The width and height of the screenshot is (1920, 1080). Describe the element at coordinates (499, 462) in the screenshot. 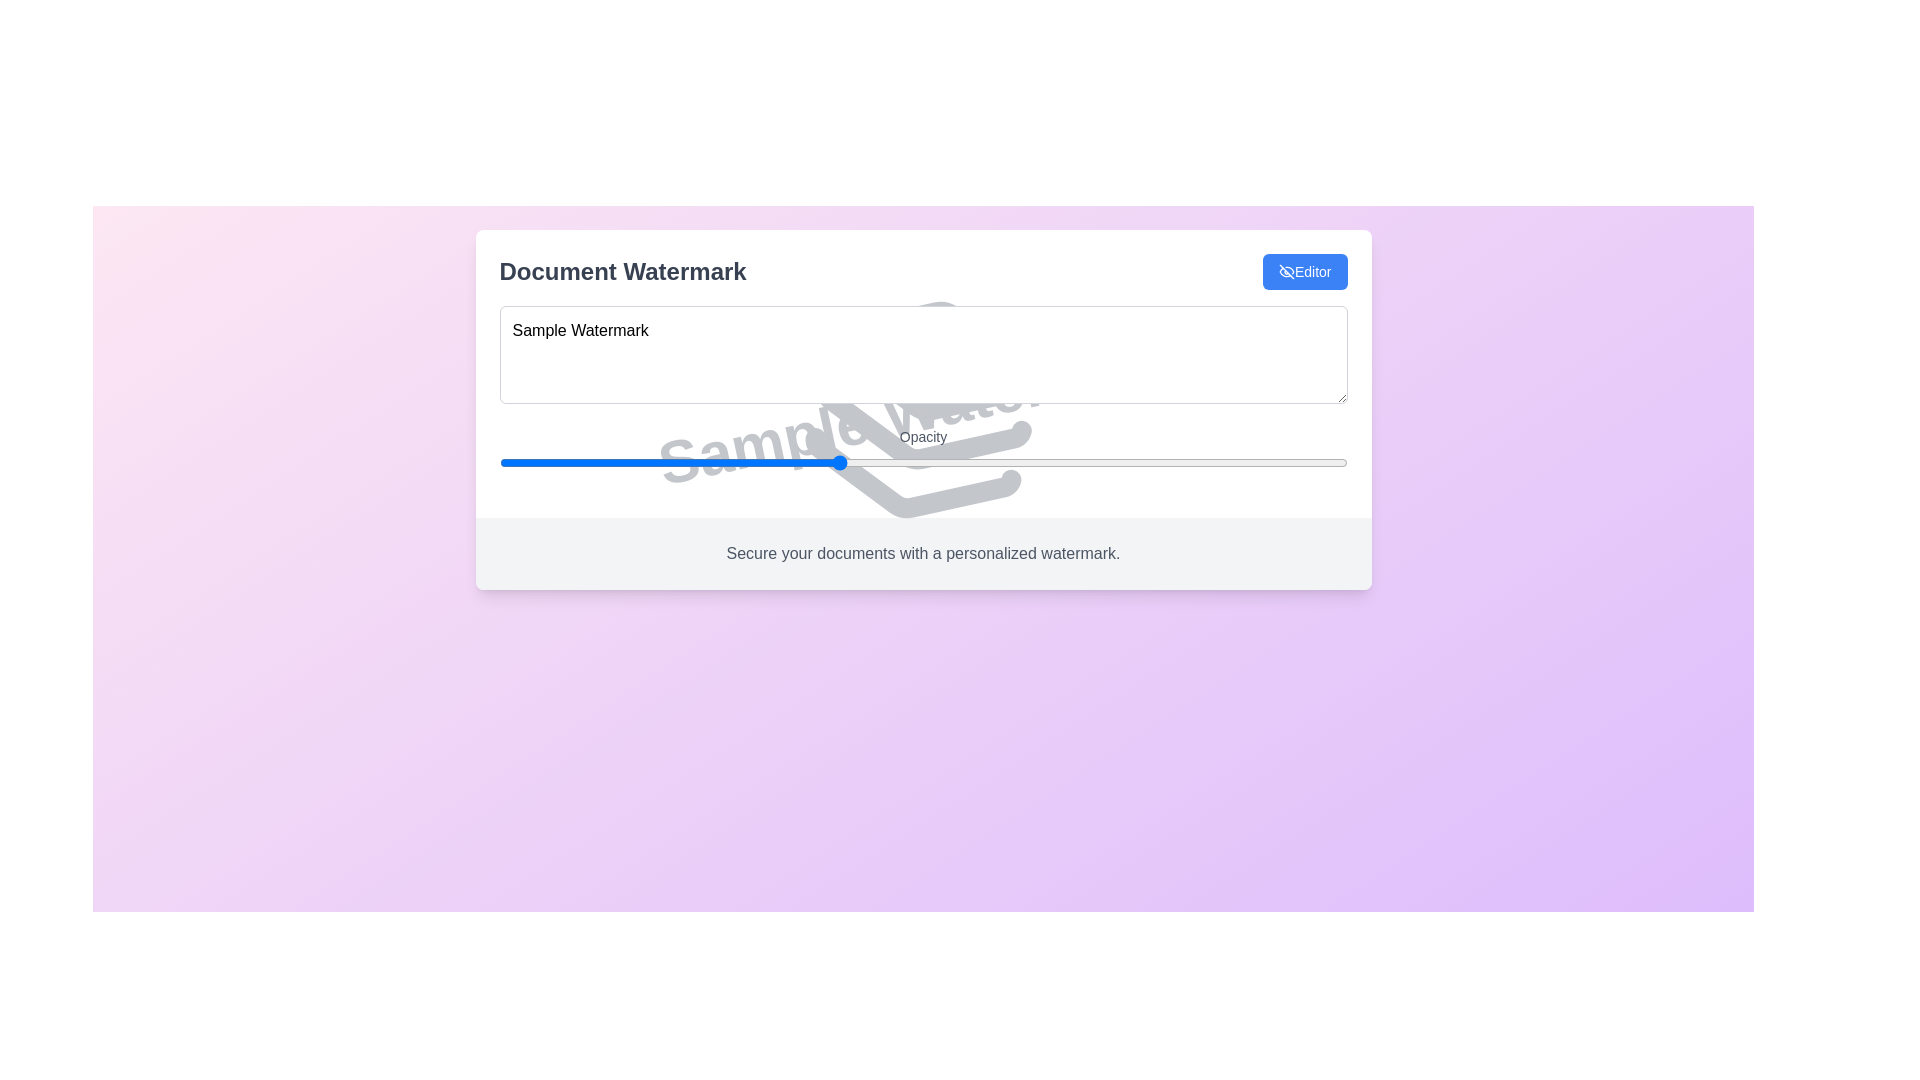

I see `opacity` at that location.